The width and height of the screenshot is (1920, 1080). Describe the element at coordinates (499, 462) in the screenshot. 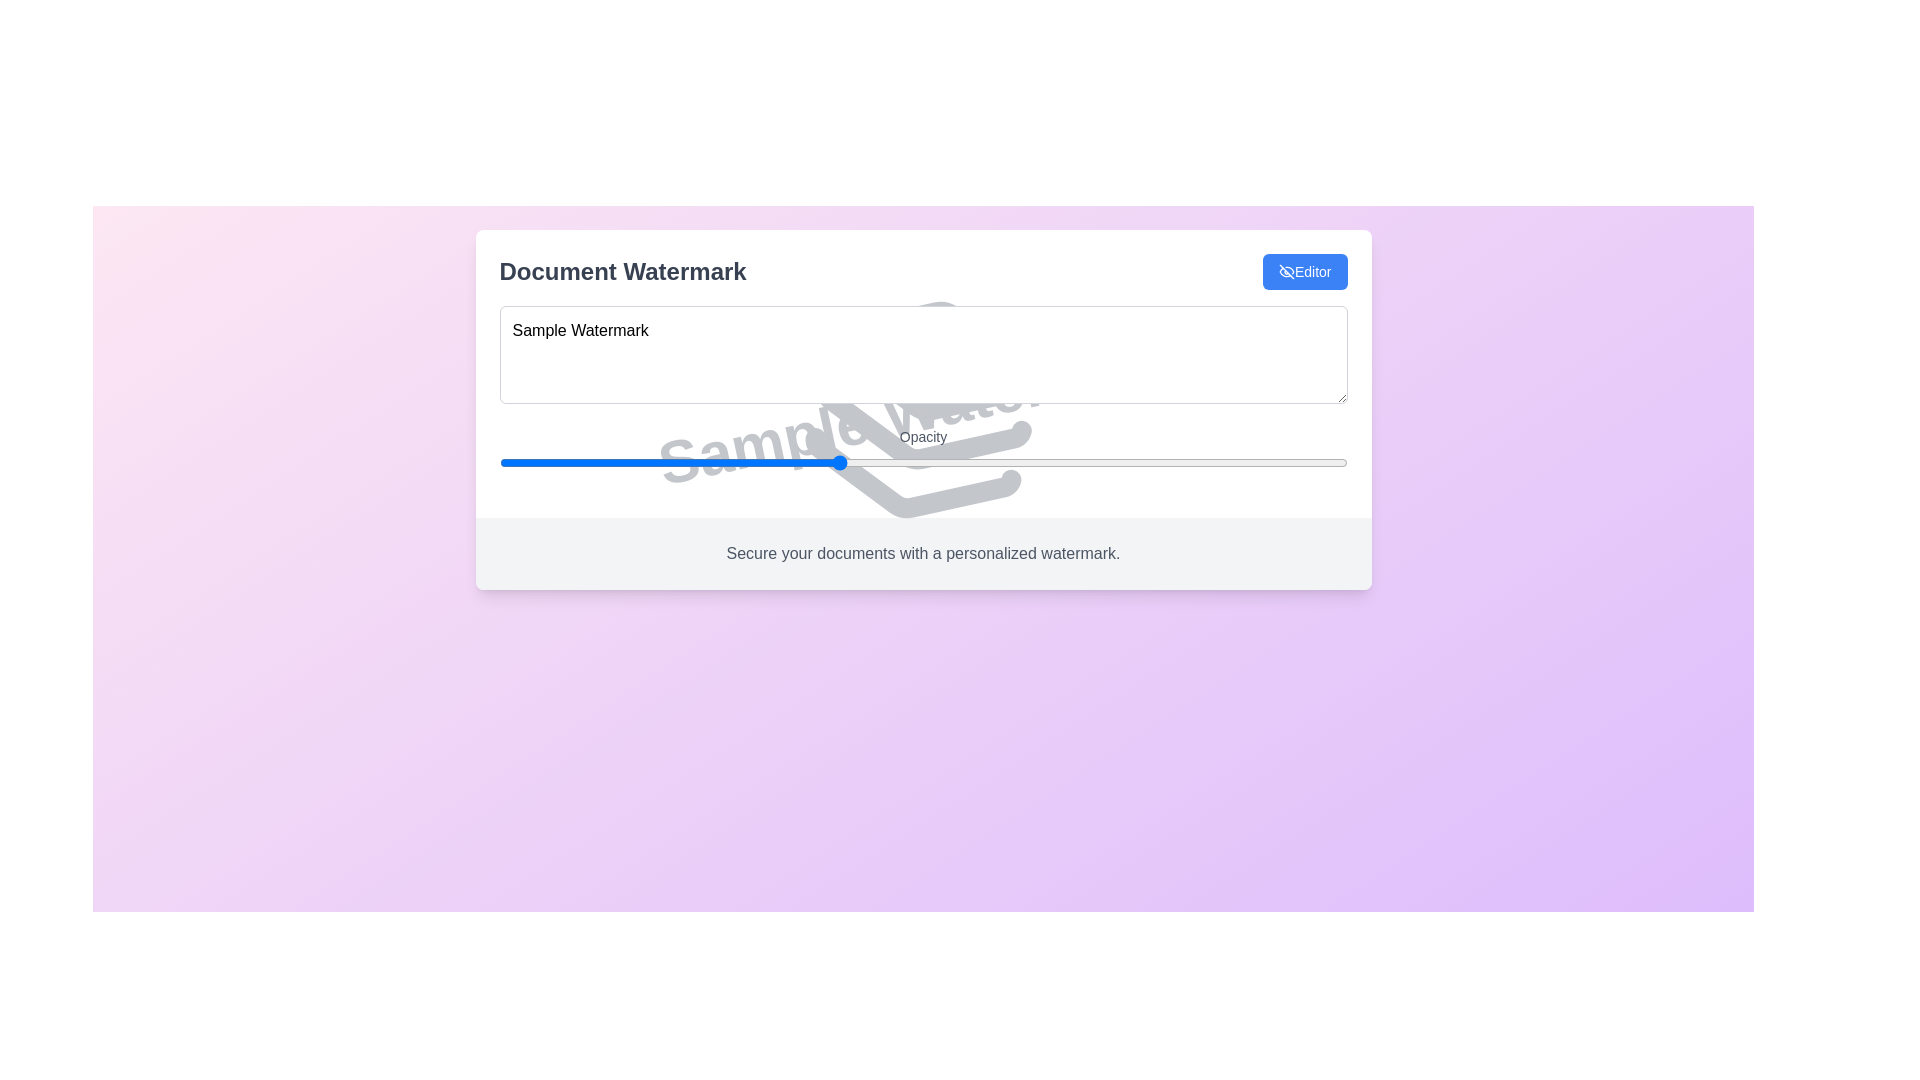

I see `opacity` at that location.